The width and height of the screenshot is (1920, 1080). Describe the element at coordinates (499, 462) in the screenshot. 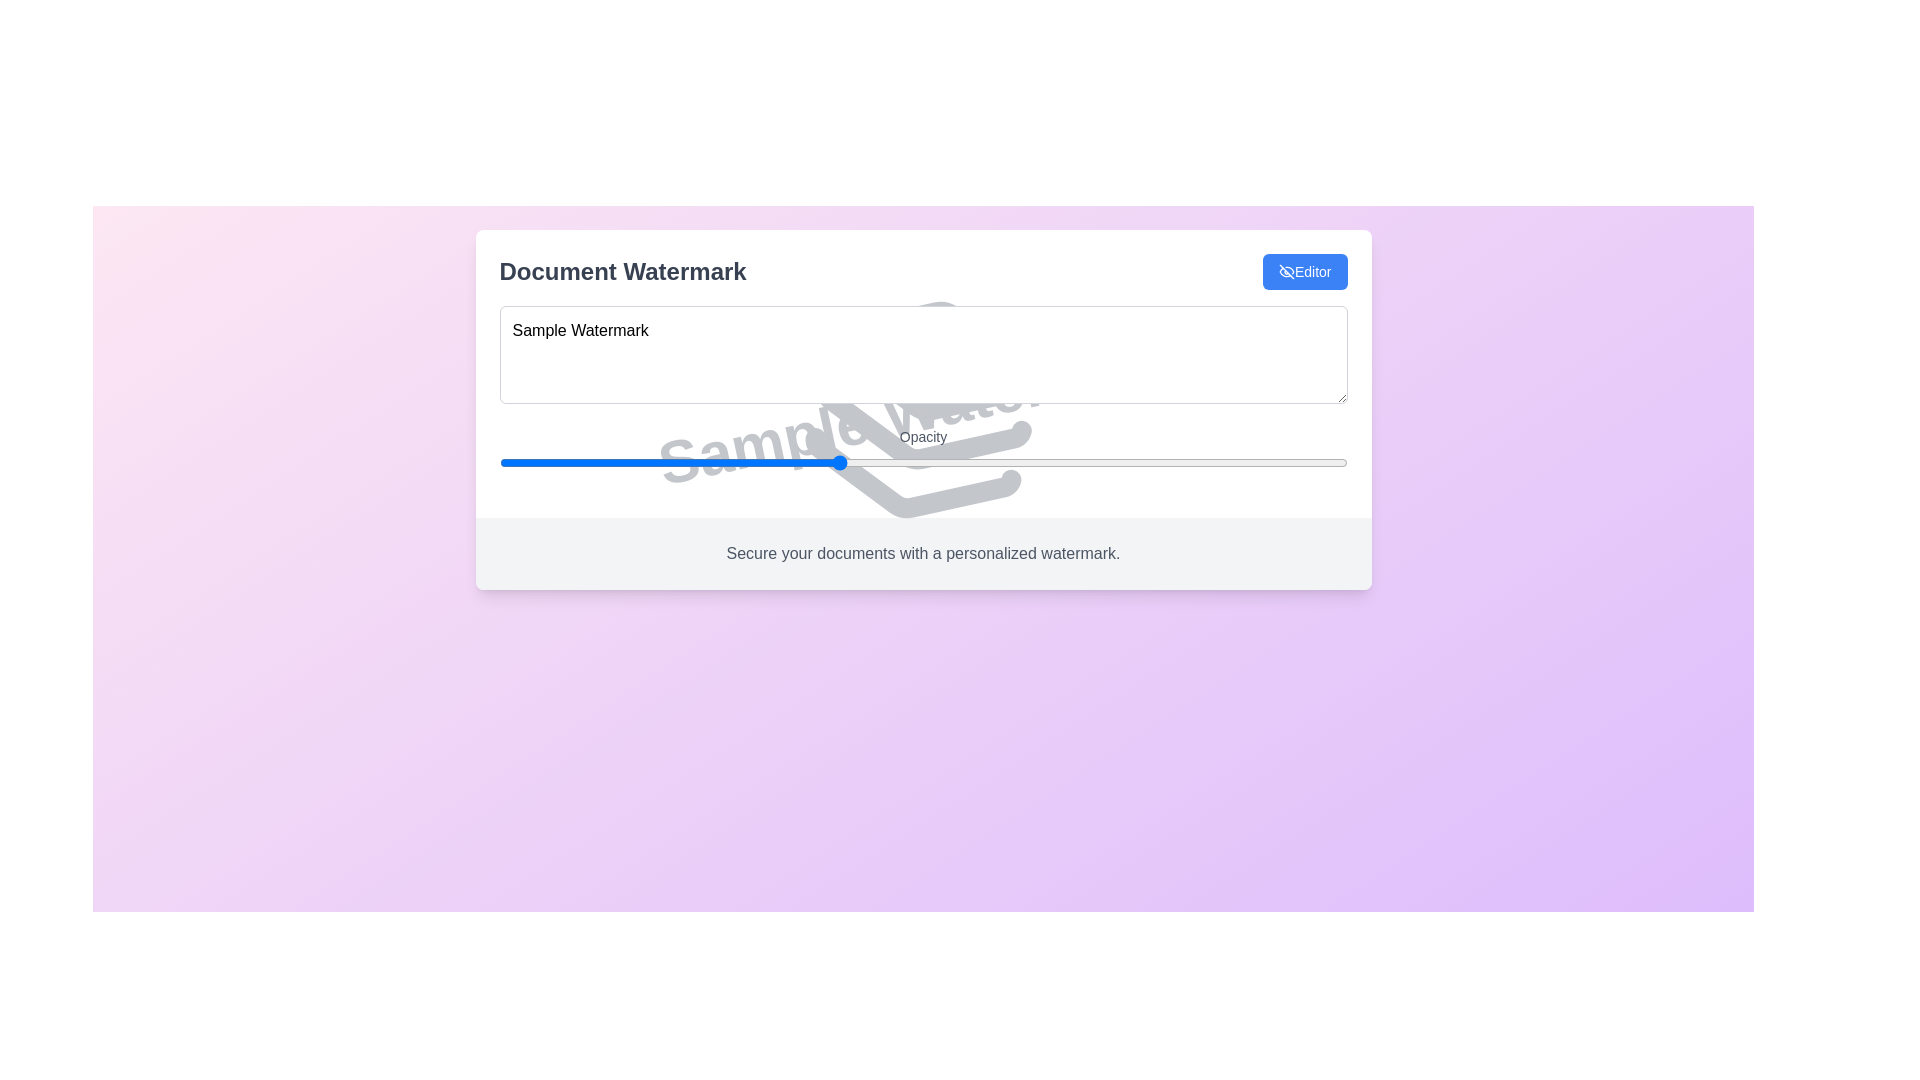

I see `opacity` at that location.